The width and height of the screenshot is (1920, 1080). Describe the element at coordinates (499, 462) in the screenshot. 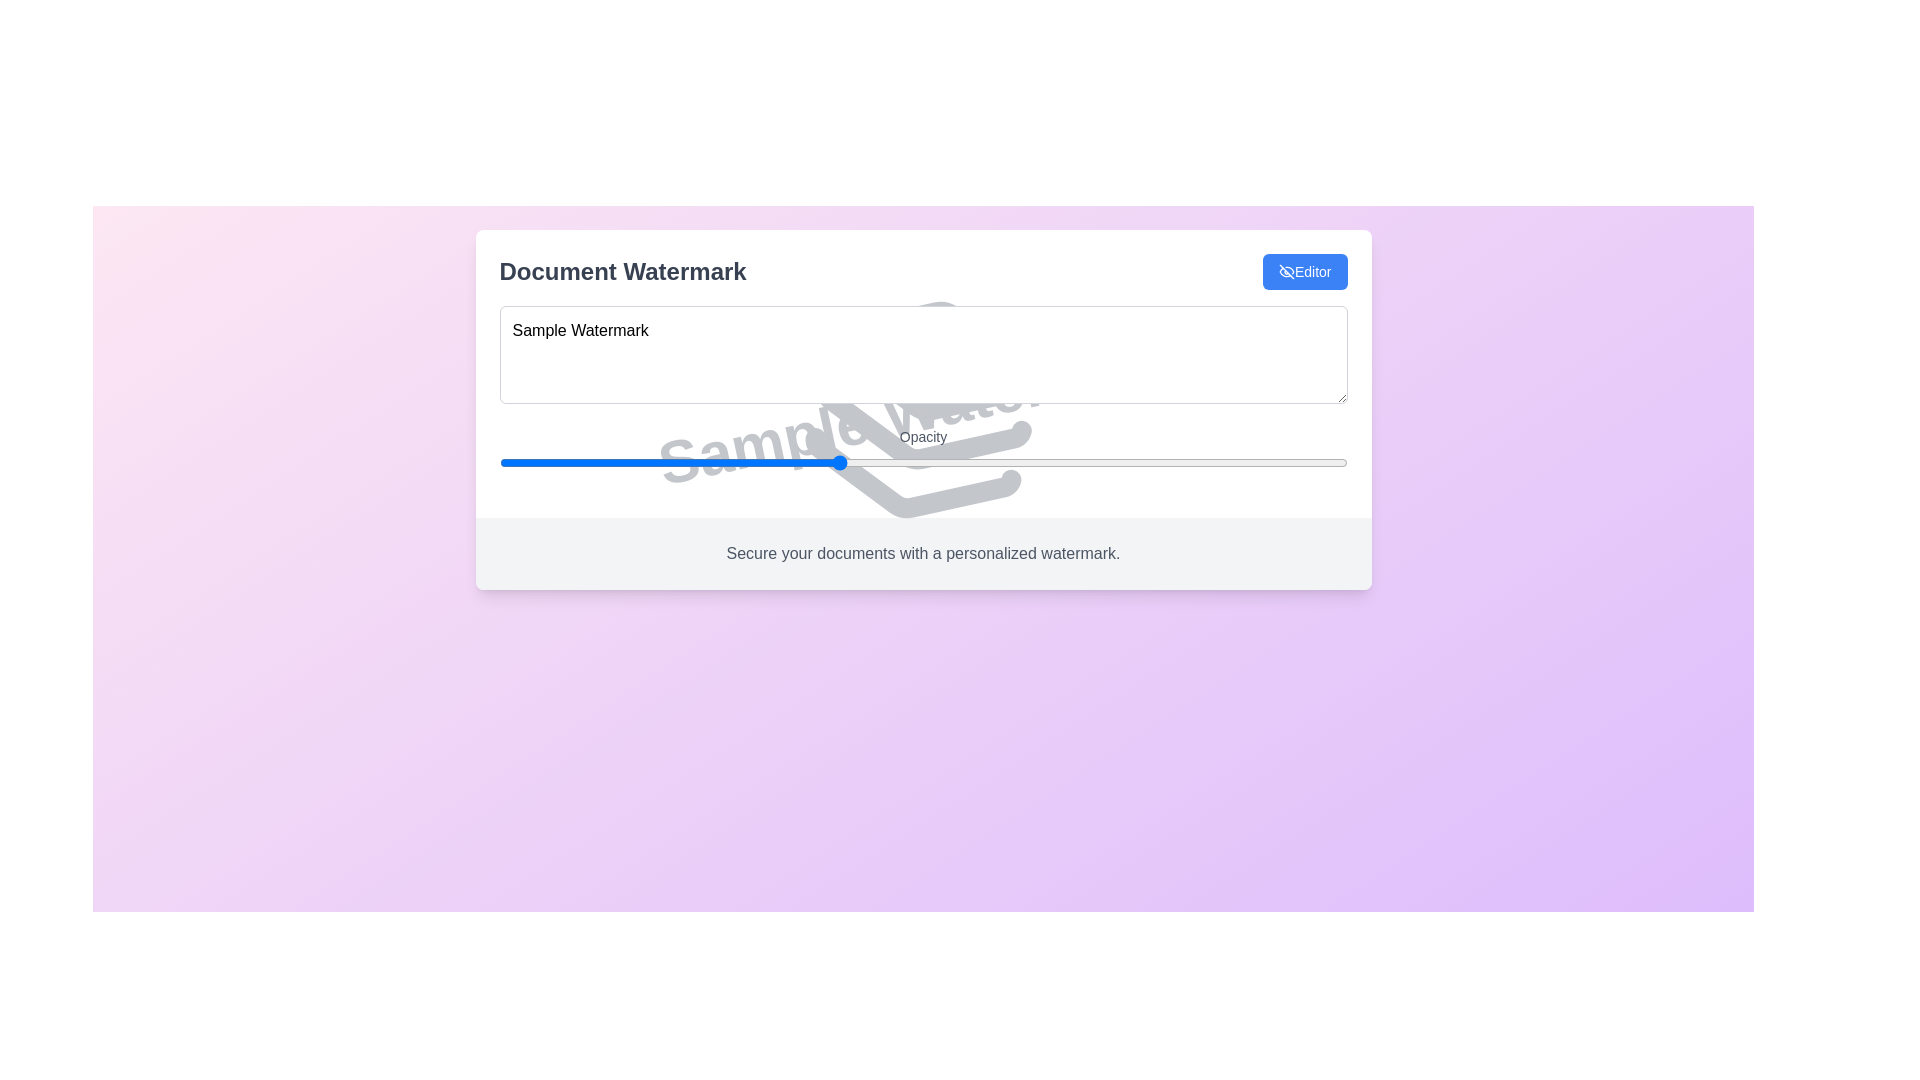

I see `opacity` at that location.